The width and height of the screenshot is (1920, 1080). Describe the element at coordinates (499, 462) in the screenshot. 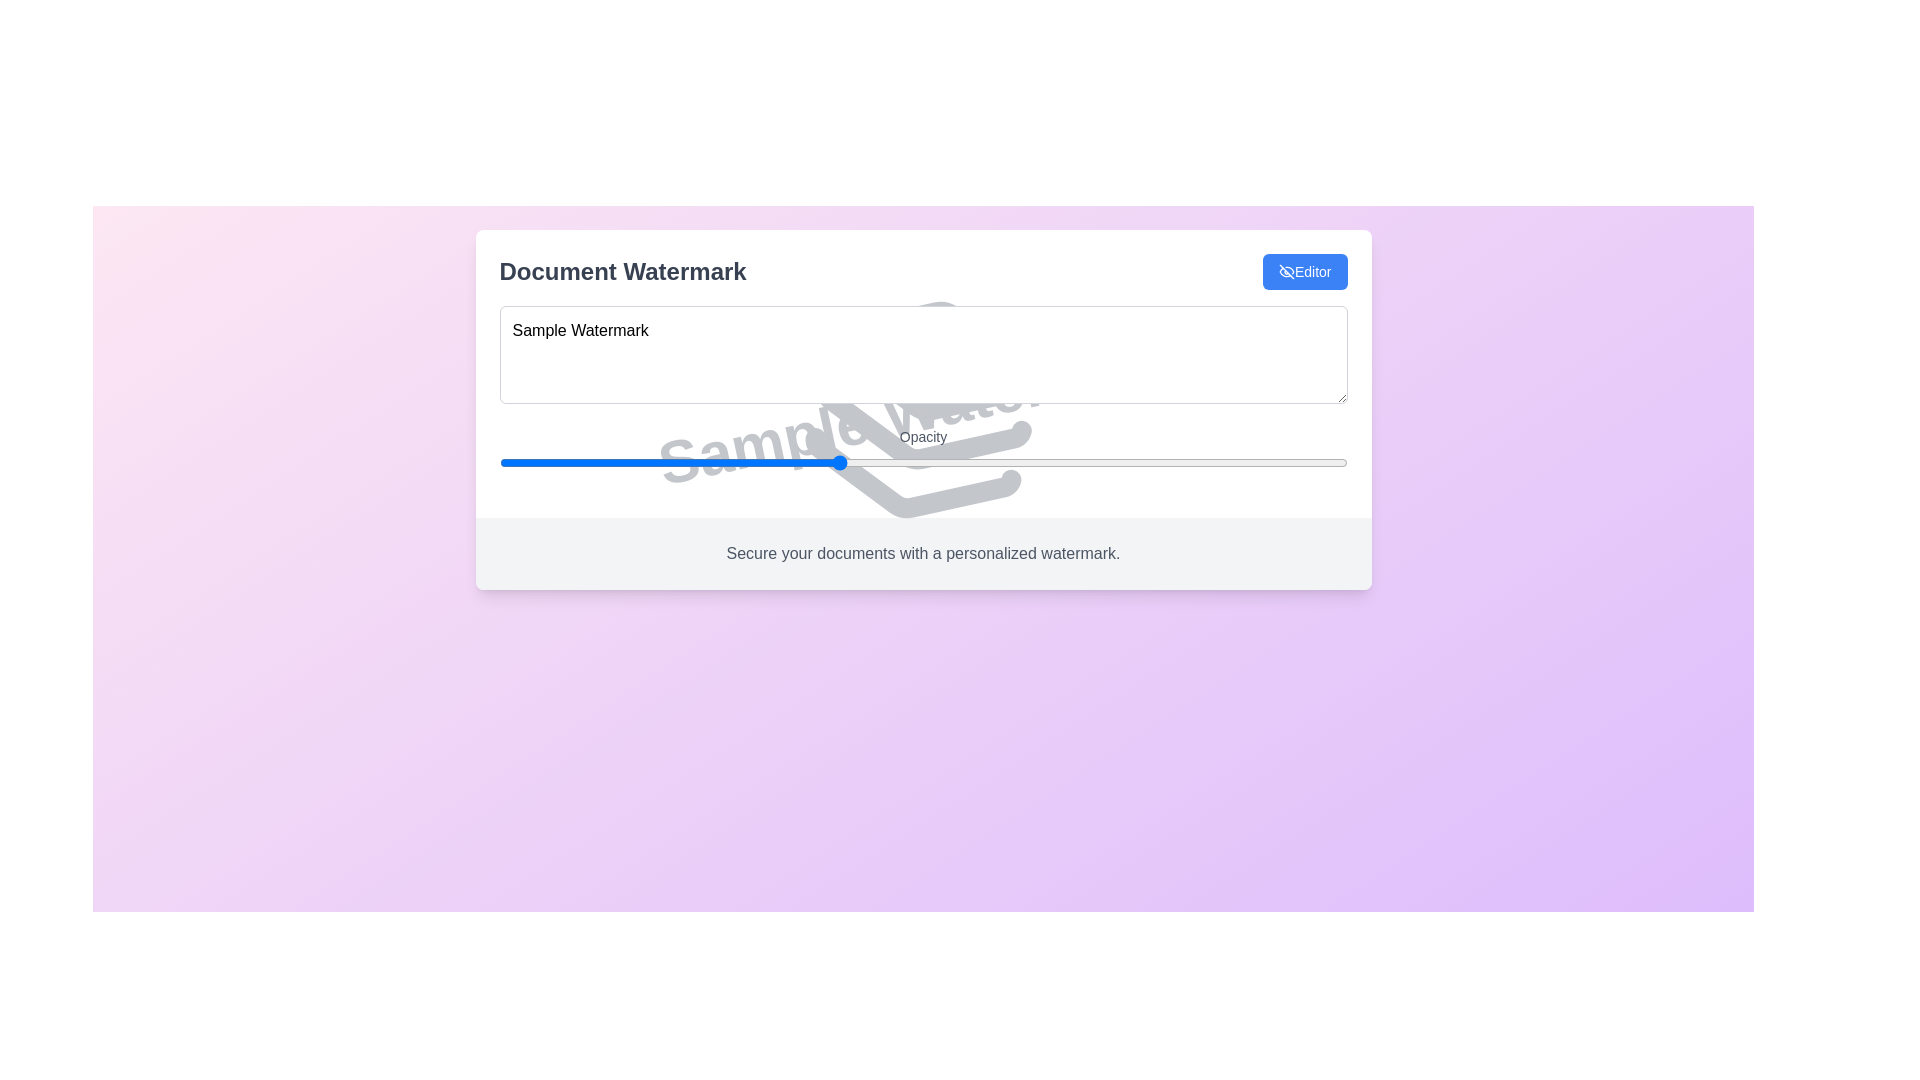

I see `opacity` at that location.